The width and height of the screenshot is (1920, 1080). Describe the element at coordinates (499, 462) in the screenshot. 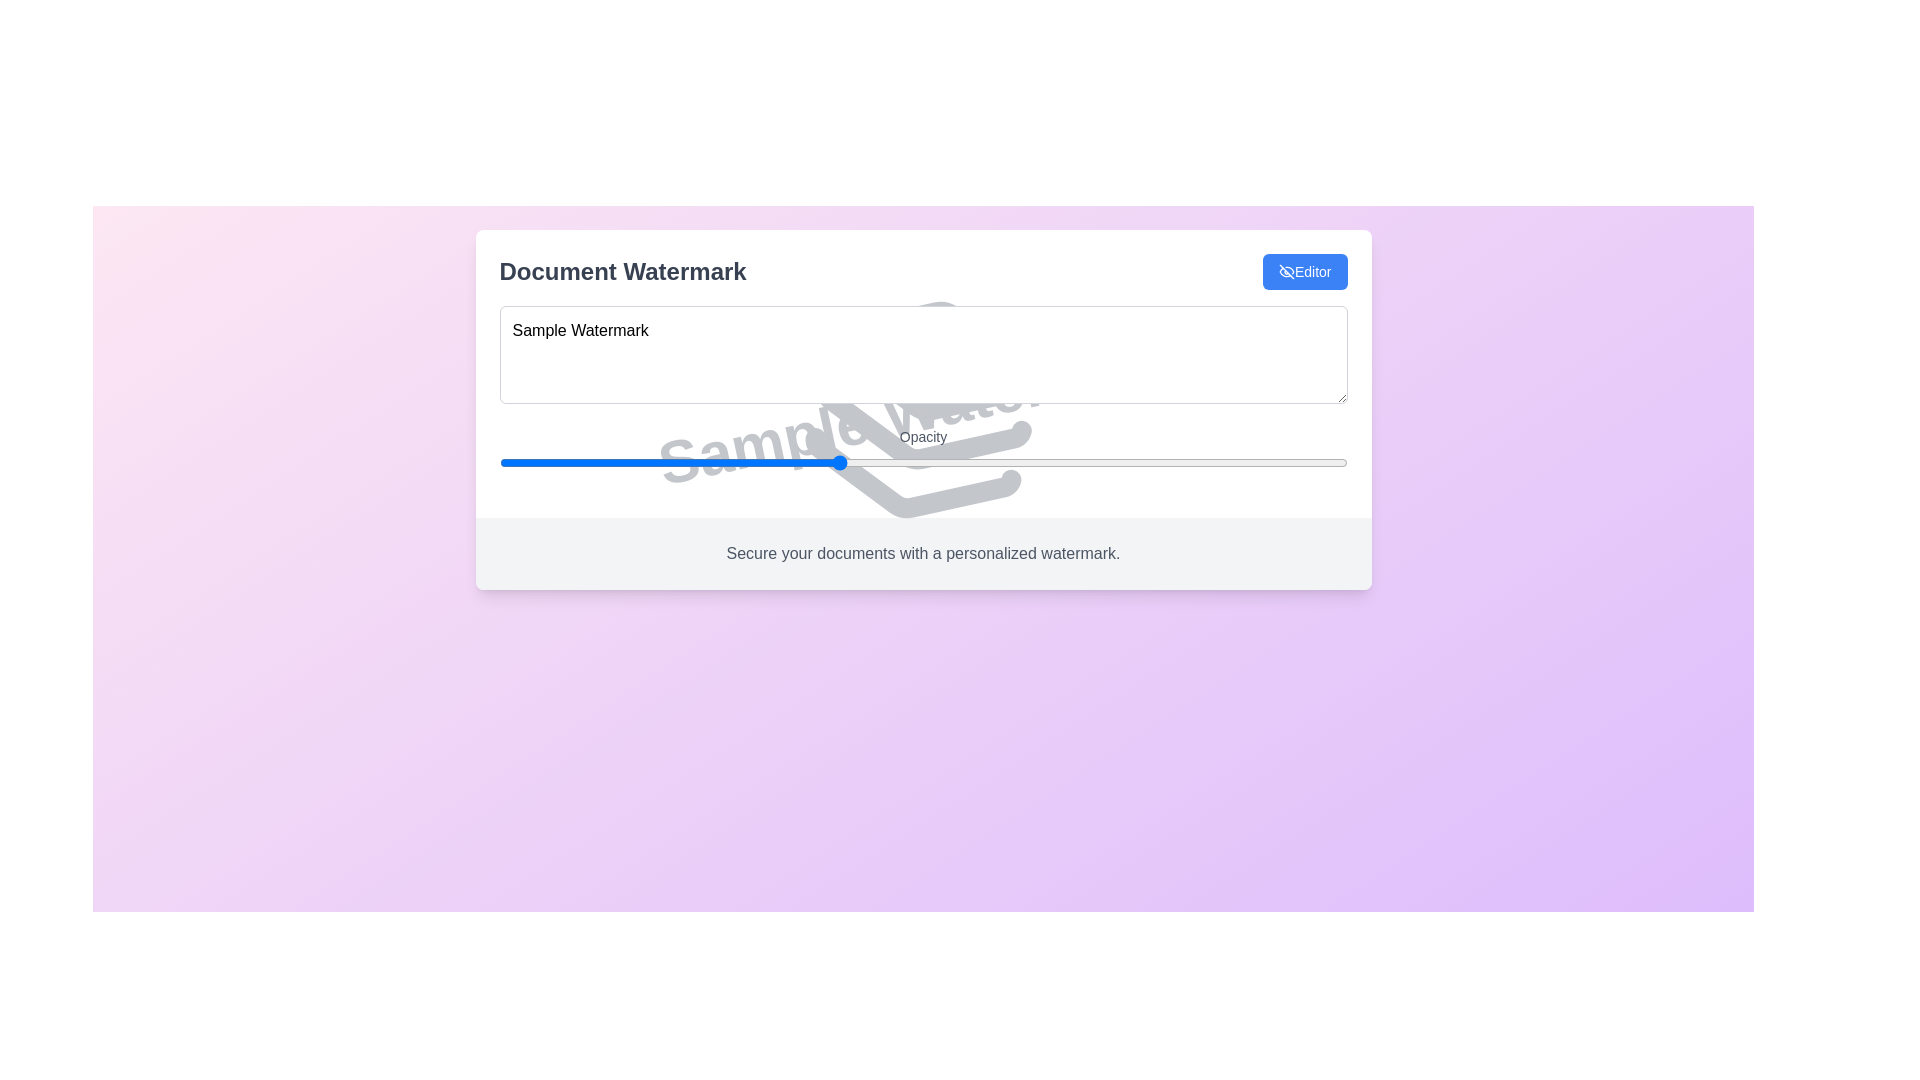

I see `opacity` at that location.